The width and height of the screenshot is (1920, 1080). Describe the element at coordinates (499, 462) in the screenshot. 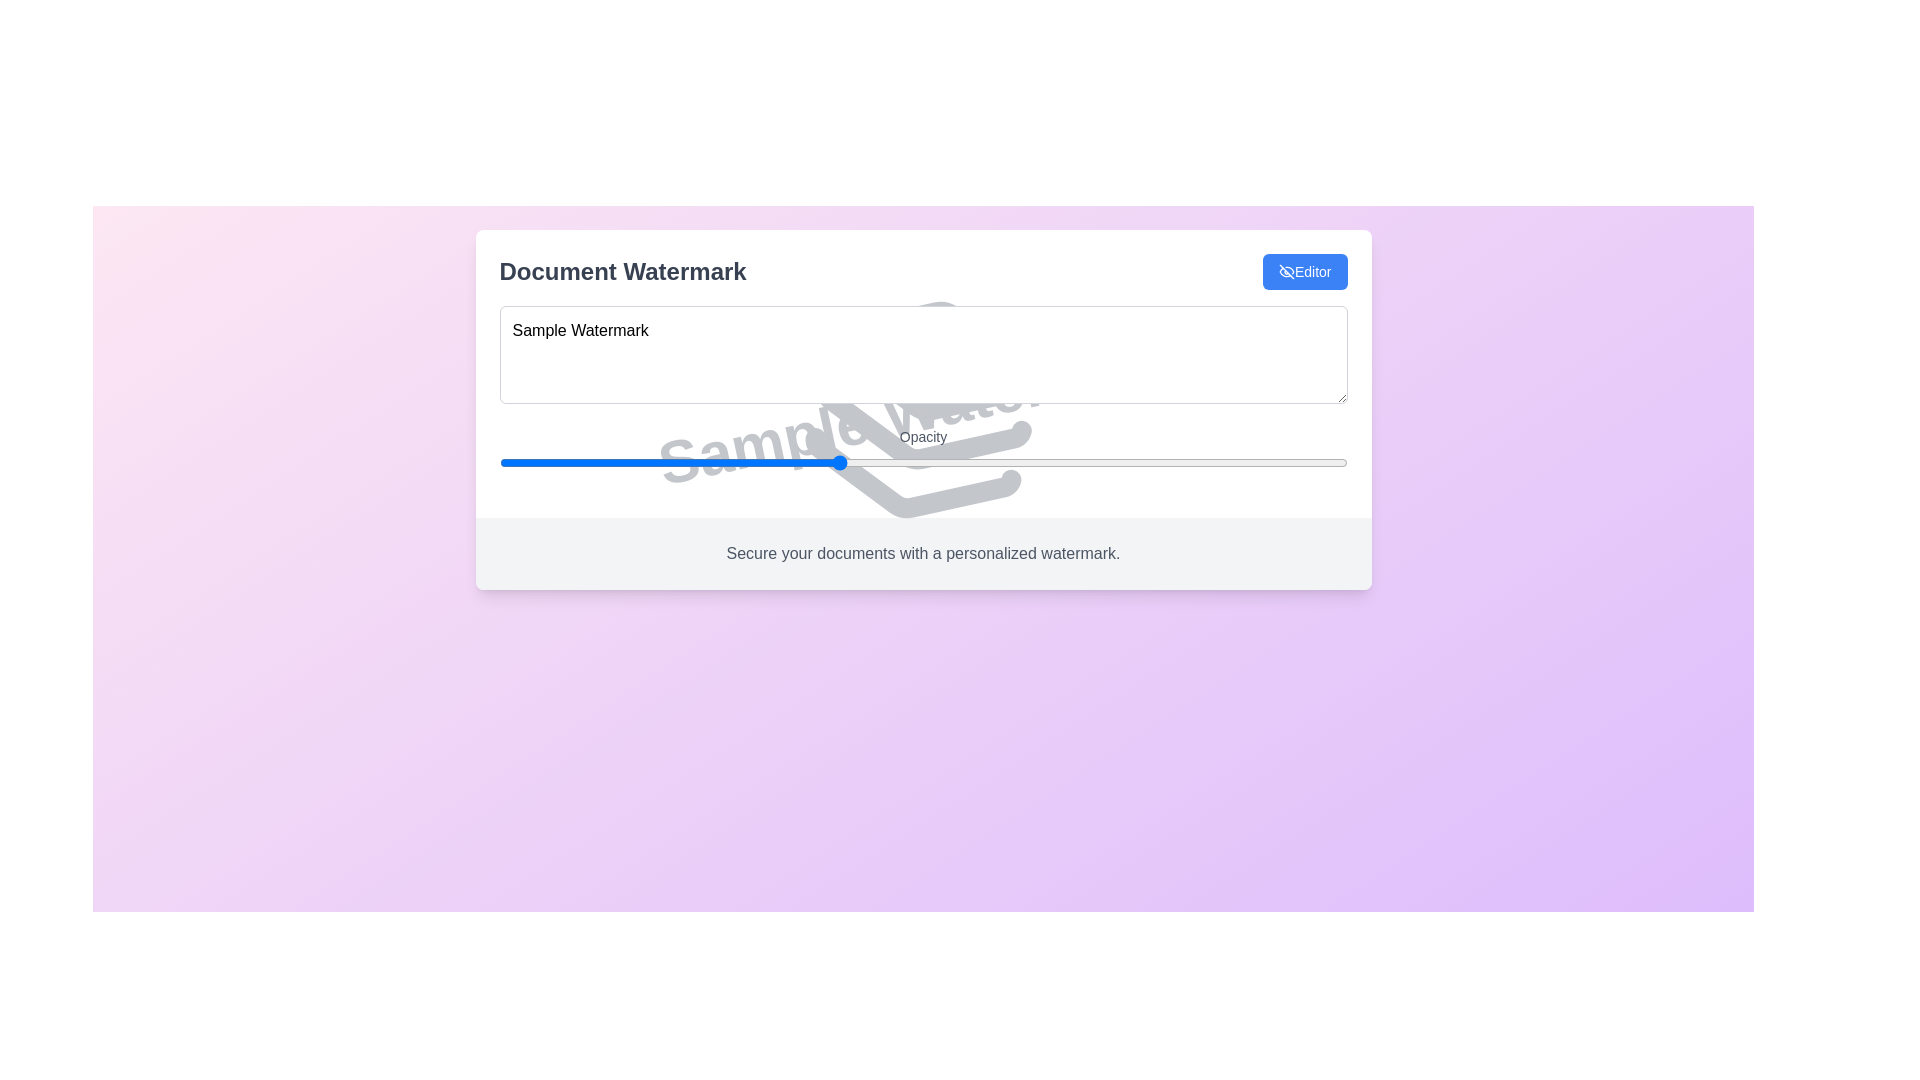

I see `opacity` at that location.